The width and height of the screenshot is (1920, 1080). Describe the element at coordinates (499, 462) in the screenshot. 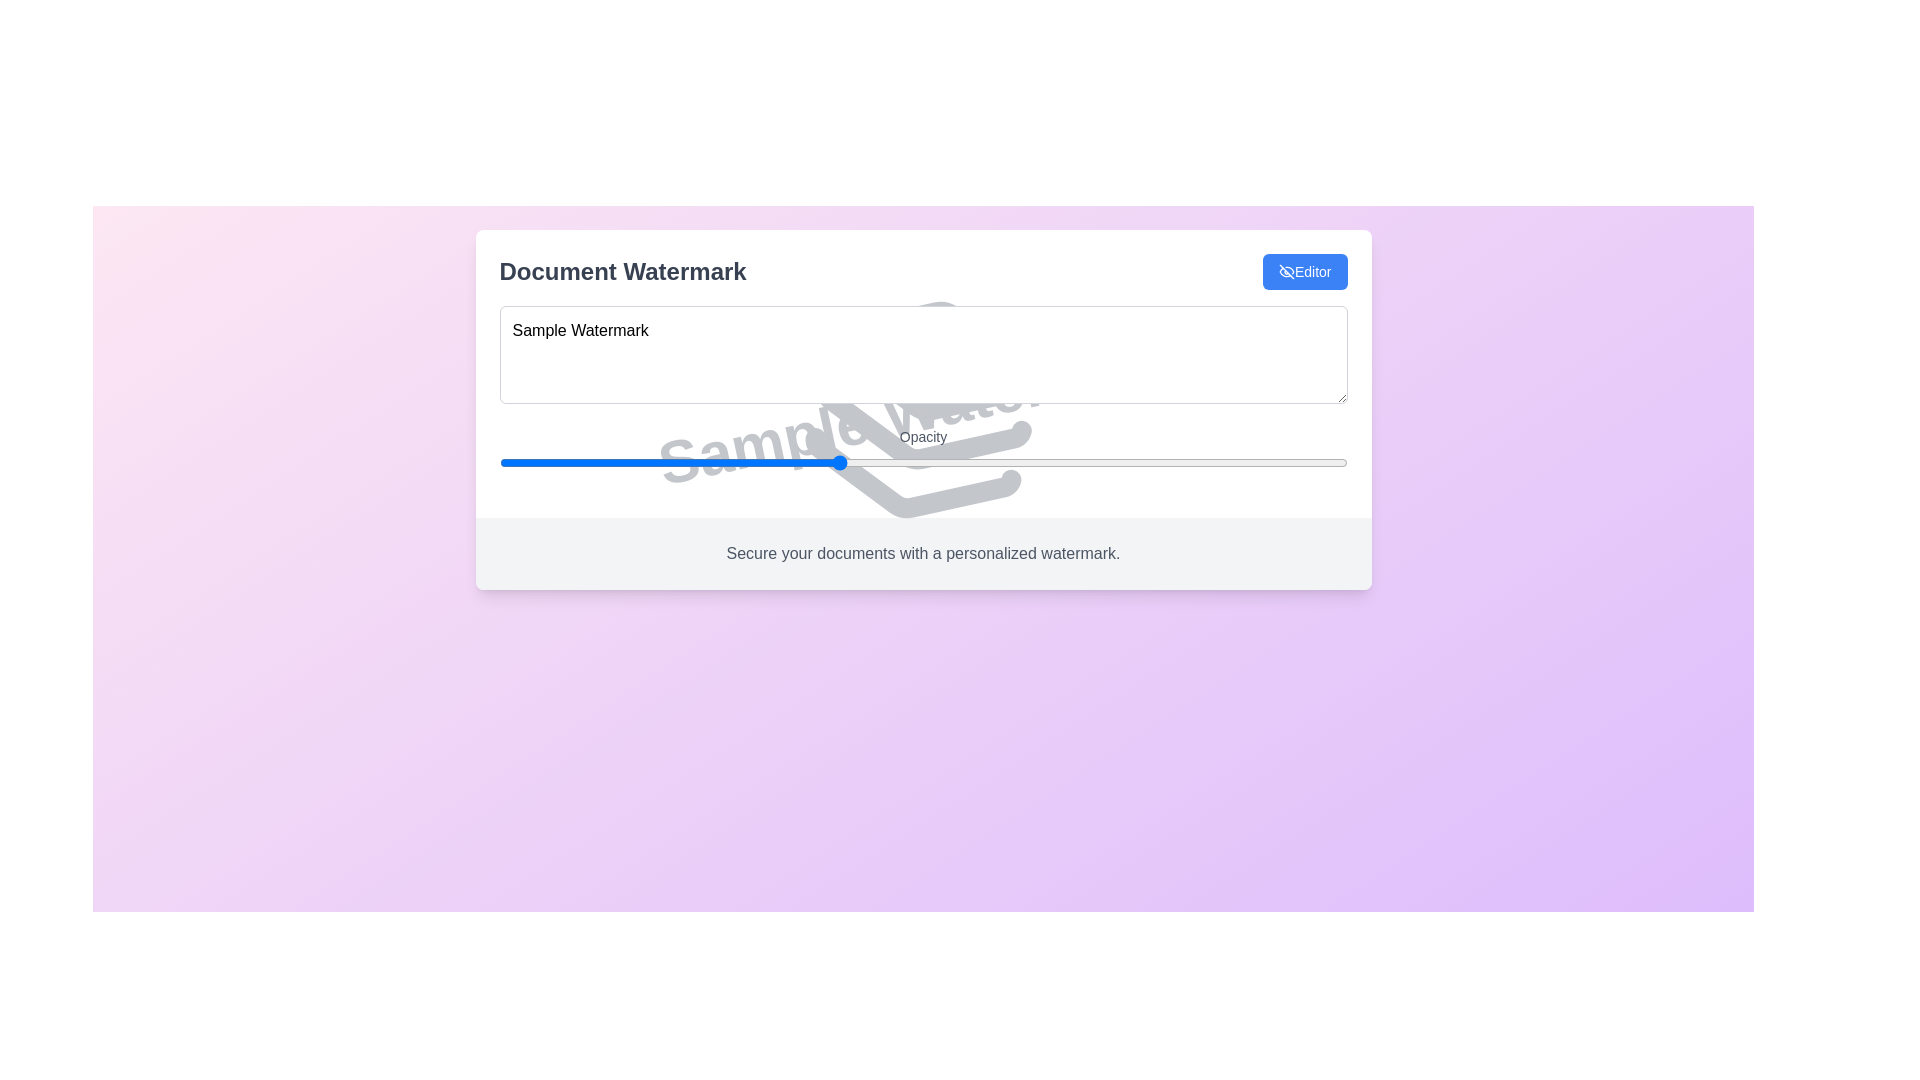

I see `opacity` at that location.